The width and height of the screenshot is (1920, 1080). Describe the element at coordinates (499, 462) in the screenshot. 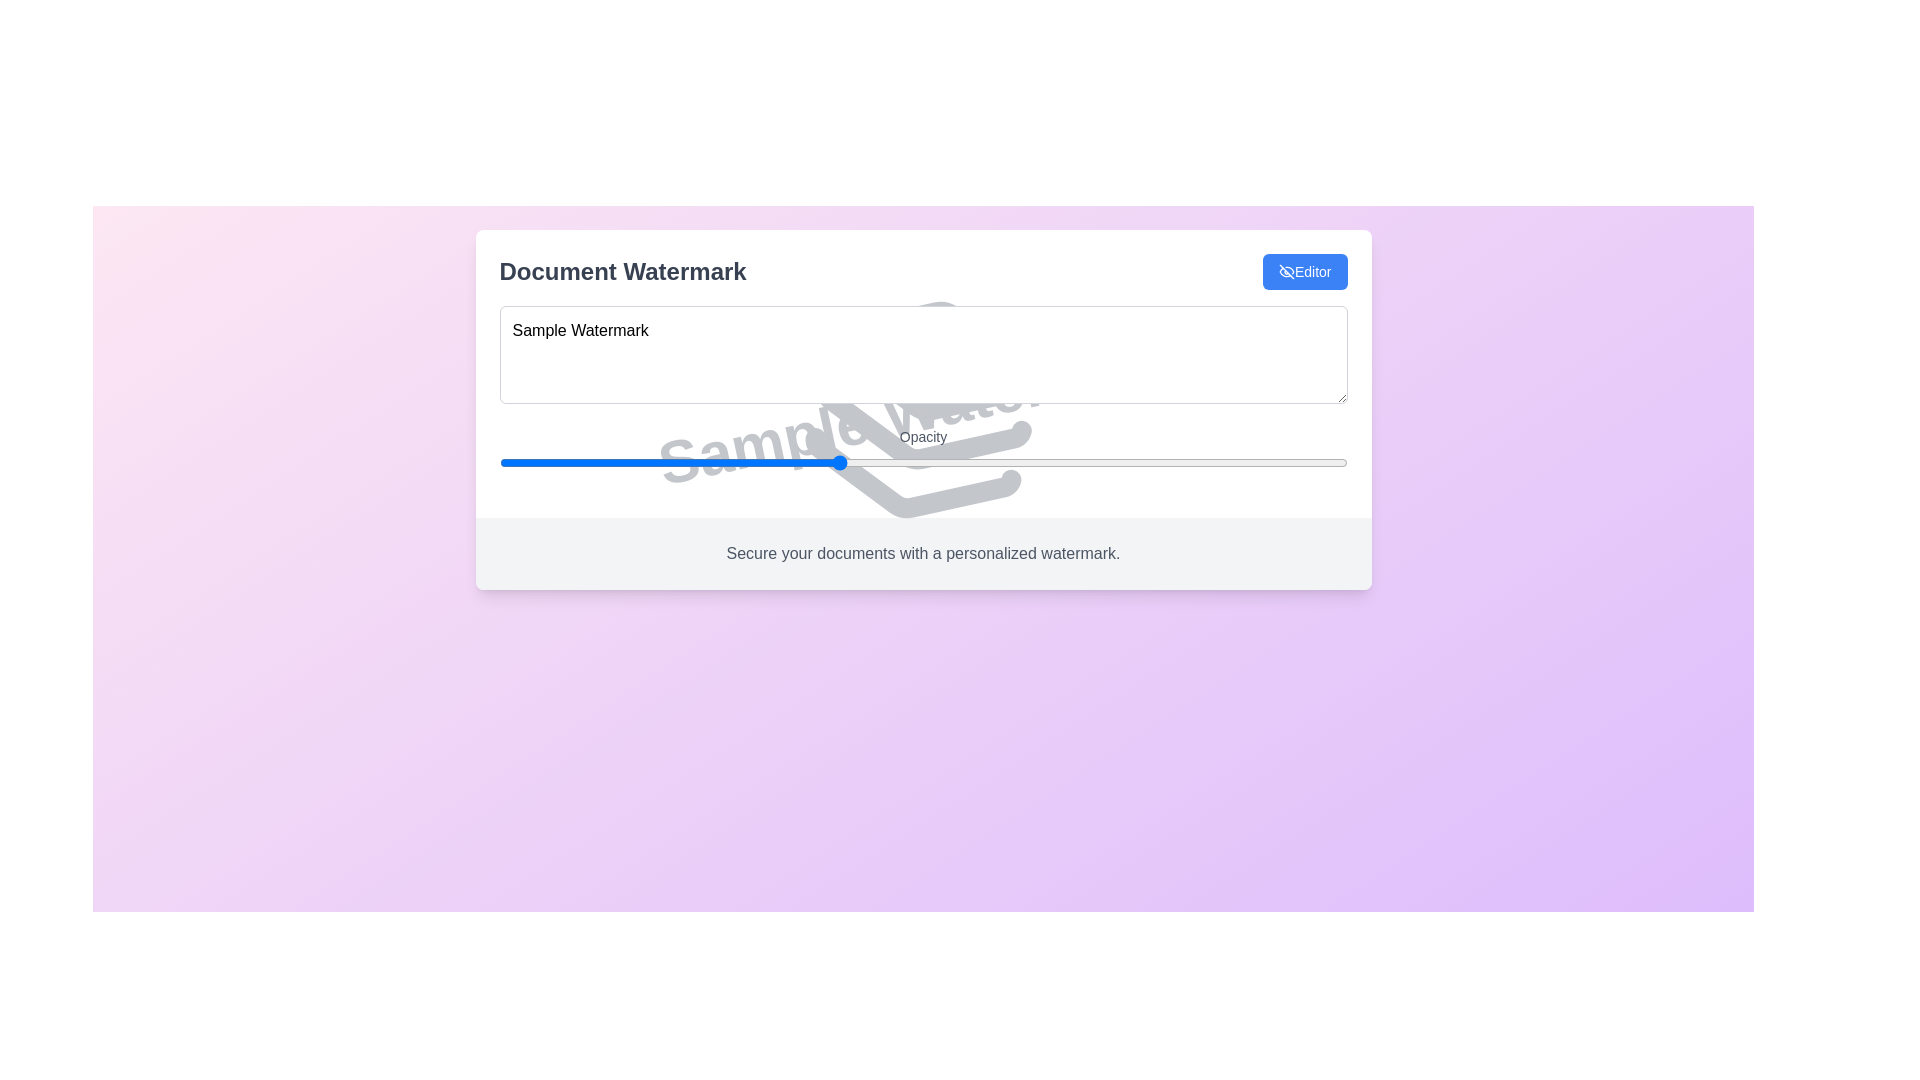

I see `opacity` at that location.